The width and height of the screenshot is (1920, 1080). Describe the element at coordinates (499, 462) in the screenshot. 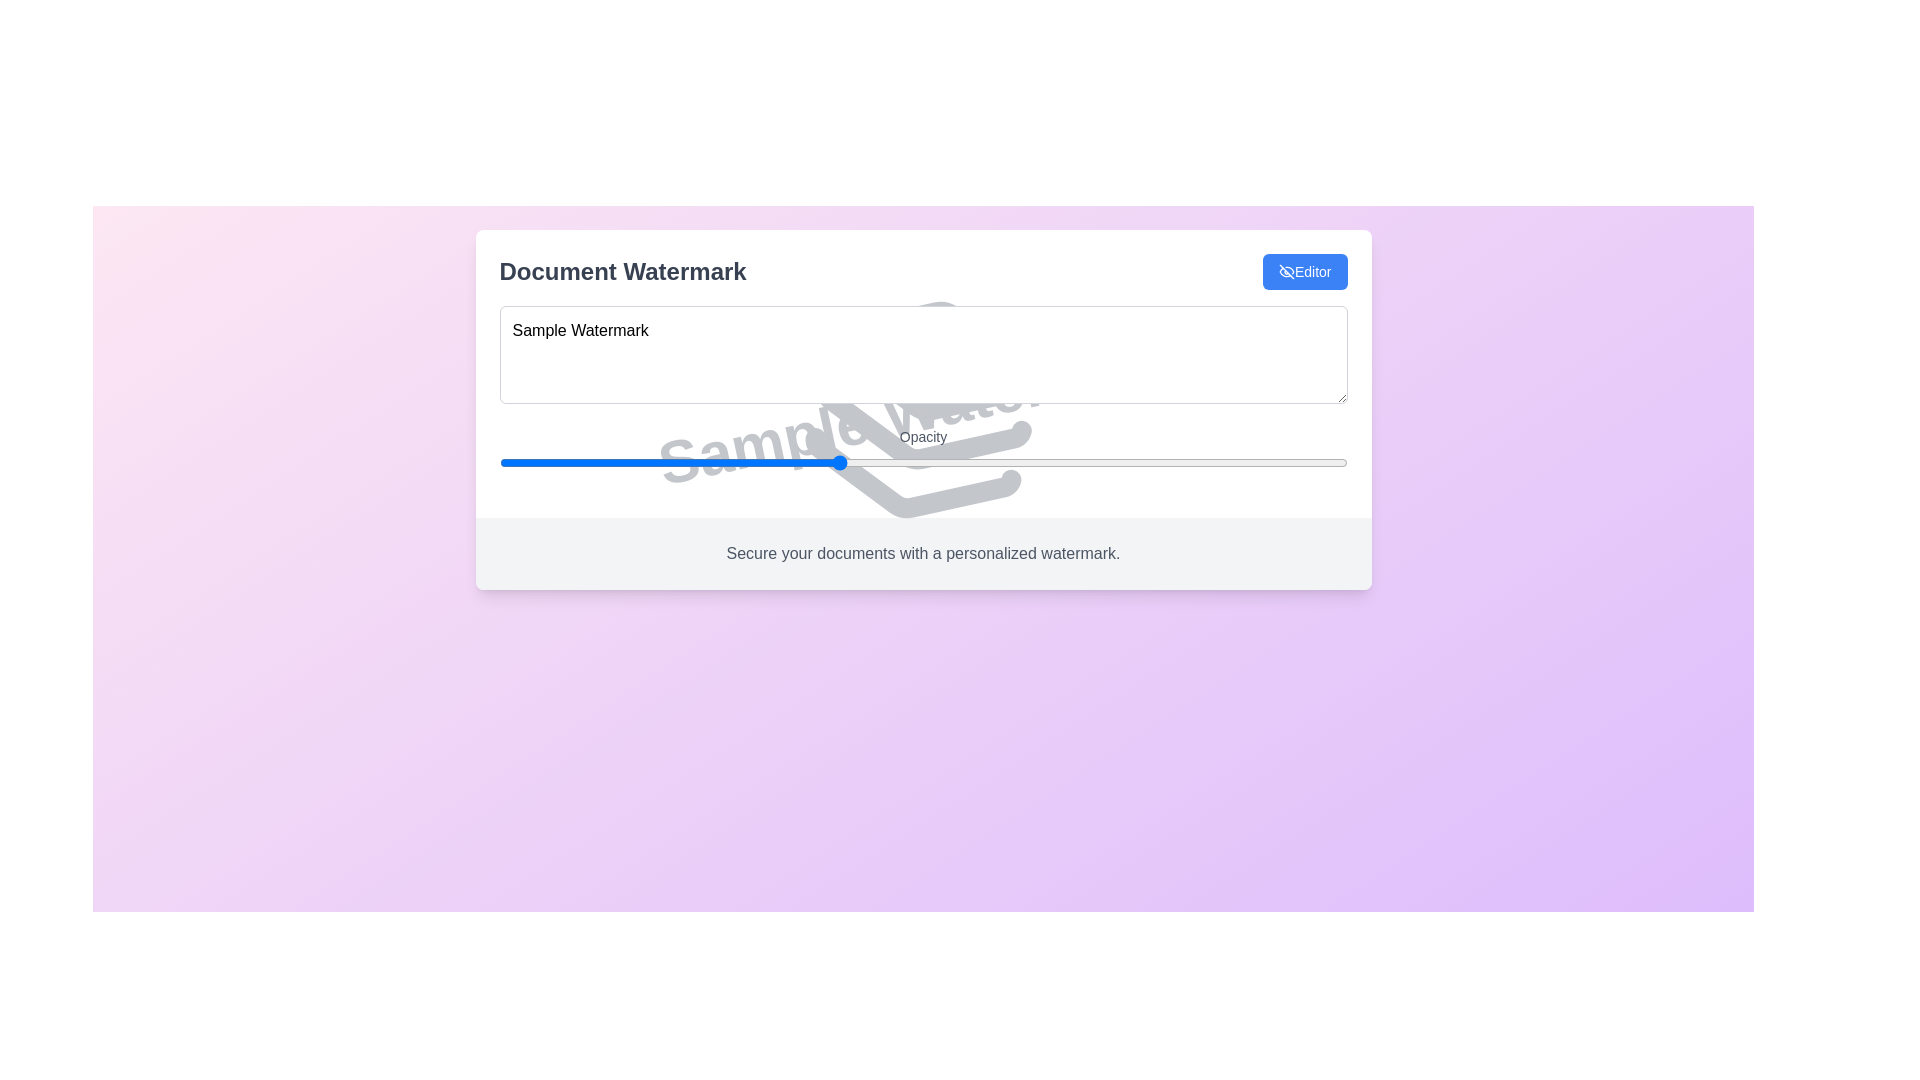

I see `opacity` at that location.